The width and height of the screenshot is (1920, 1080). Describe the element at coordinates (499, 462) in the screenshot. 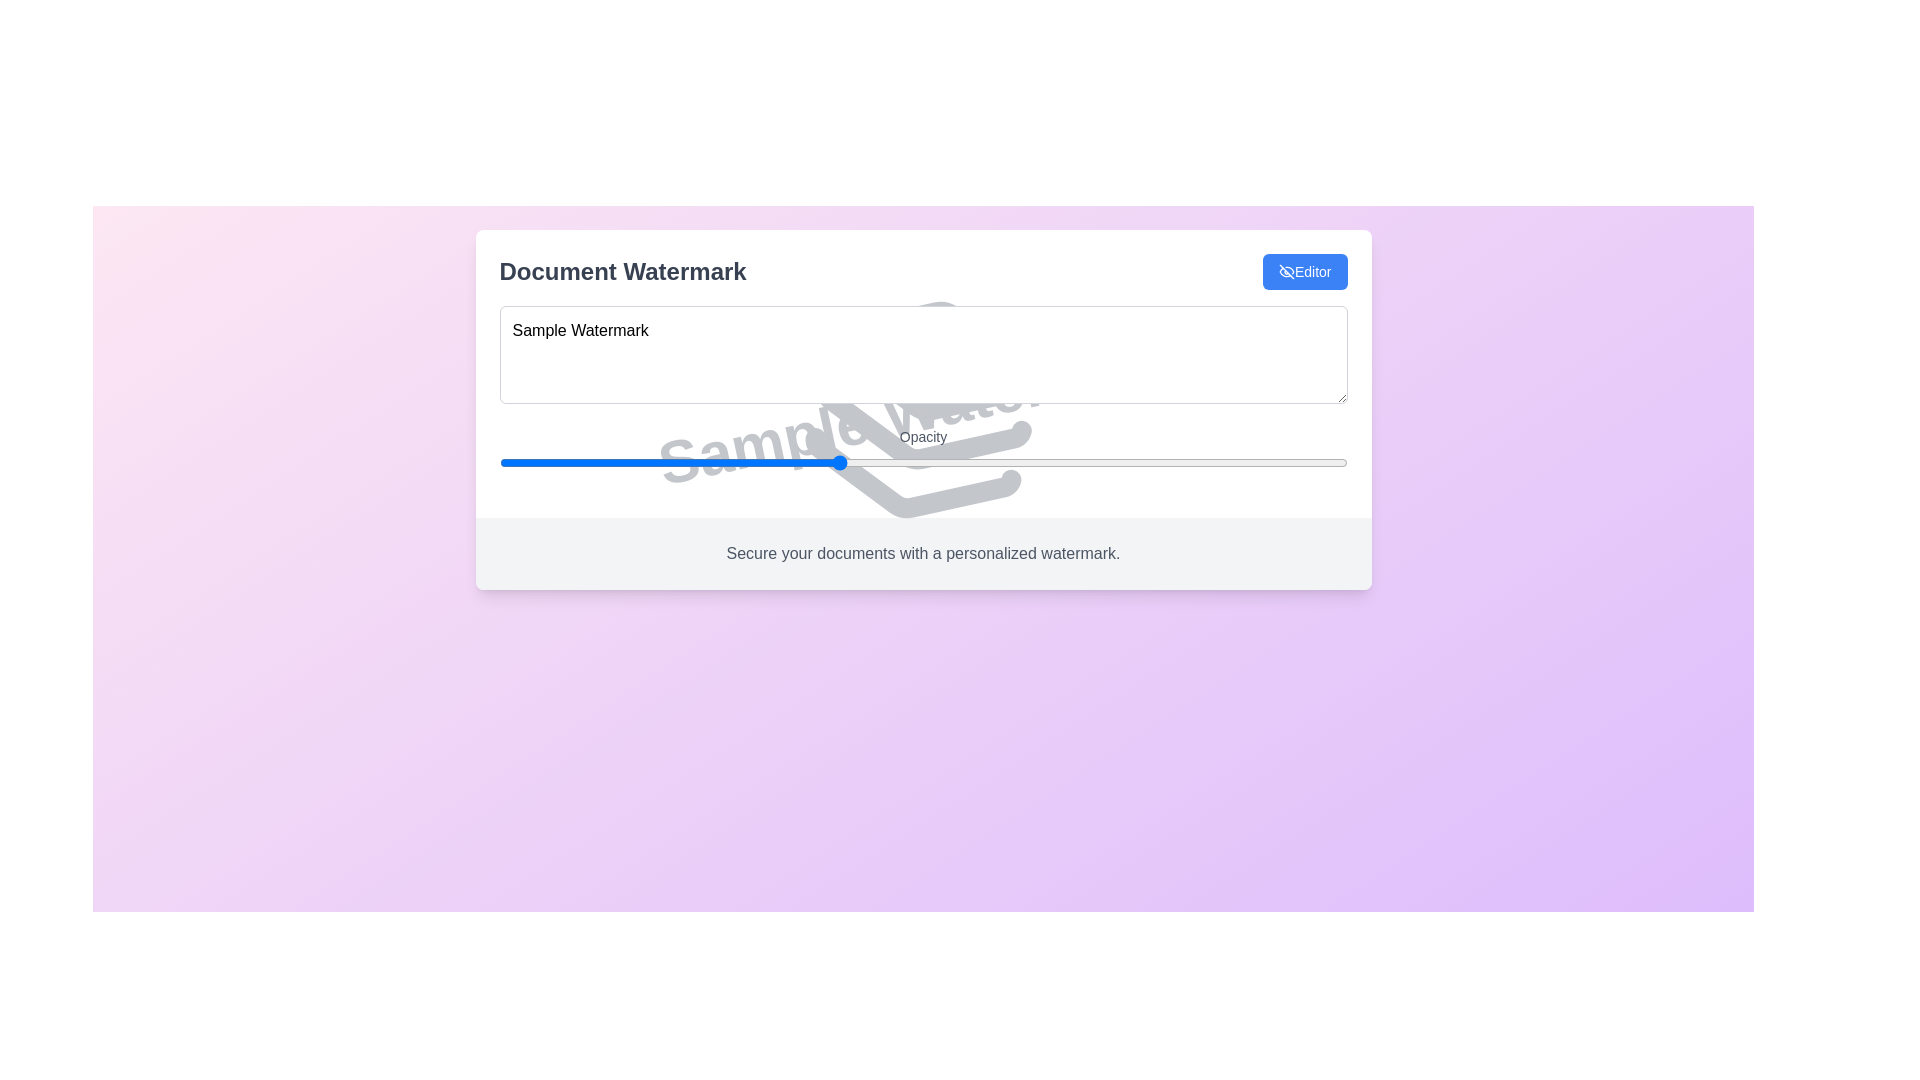

I see `opacity` at that location.